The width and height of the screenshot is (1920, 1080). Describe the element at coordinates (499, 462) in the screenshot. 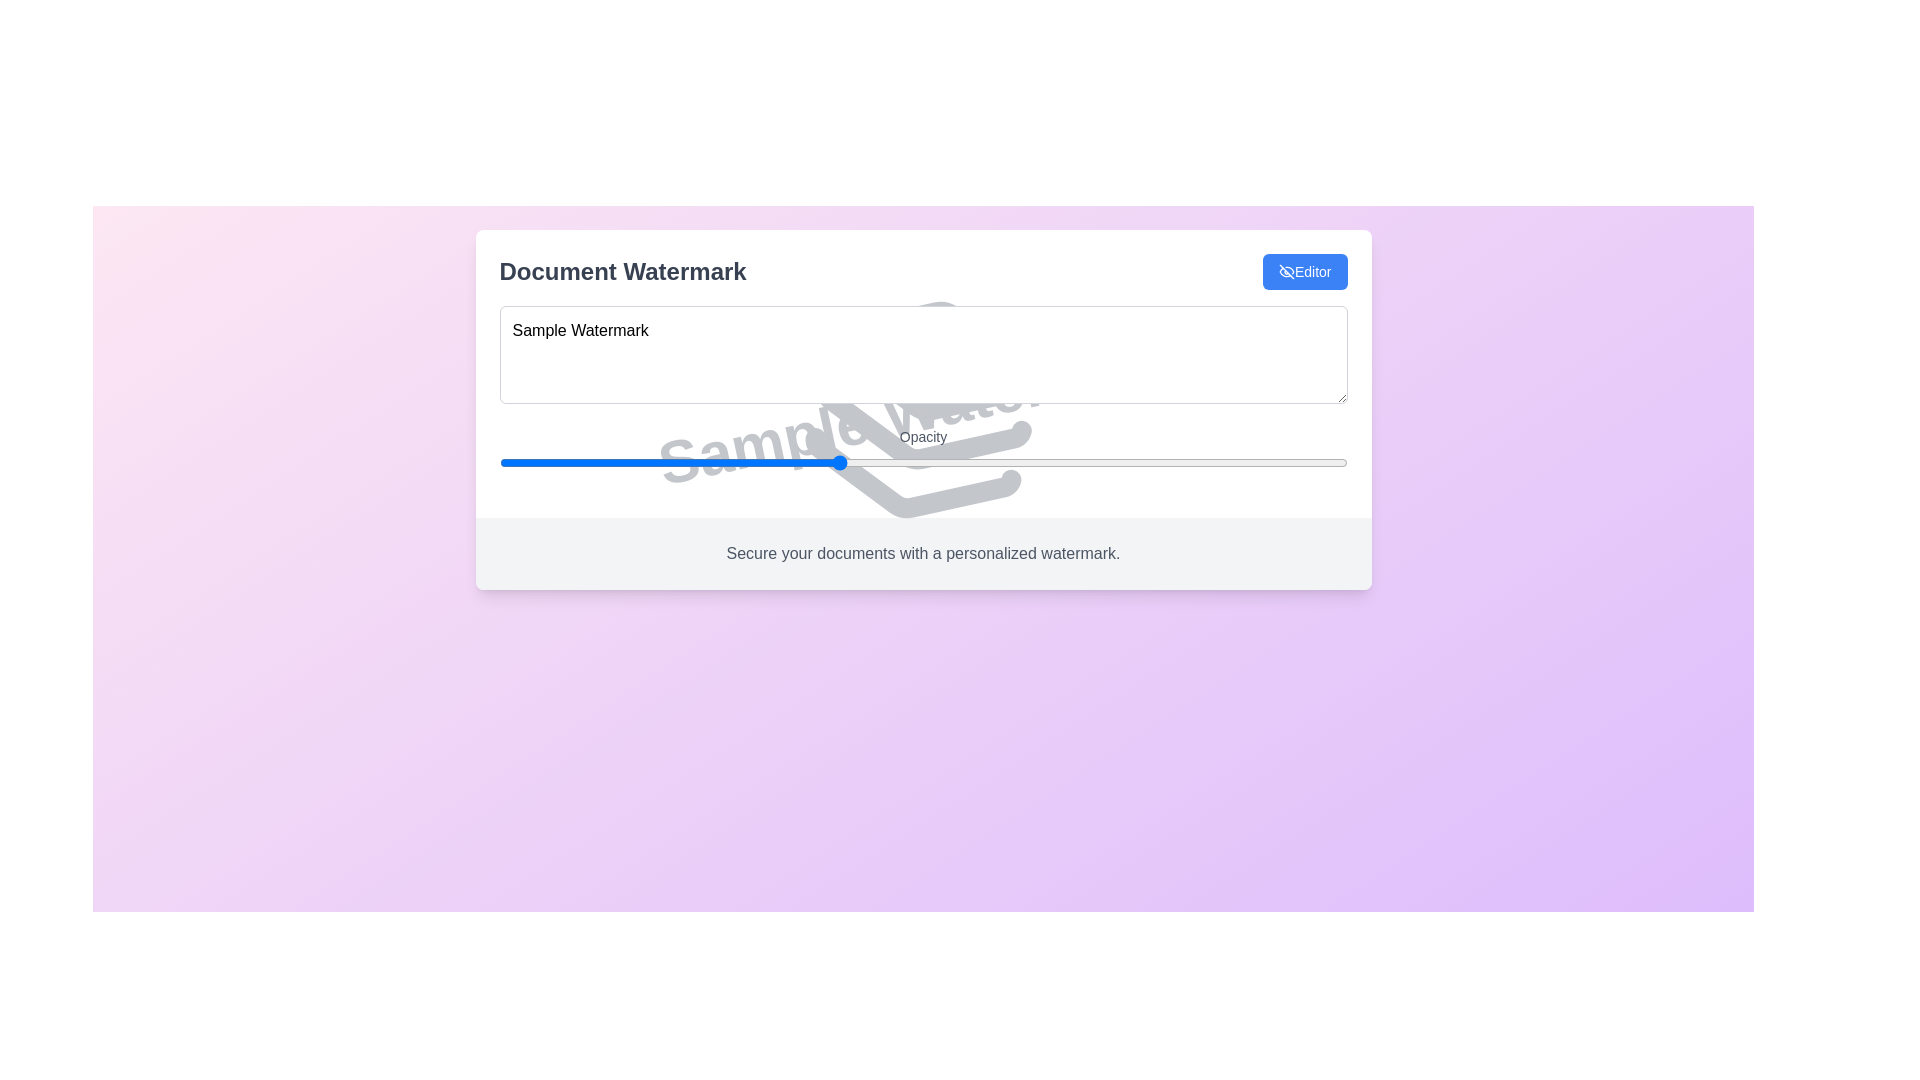

I see `opacity` at that location.